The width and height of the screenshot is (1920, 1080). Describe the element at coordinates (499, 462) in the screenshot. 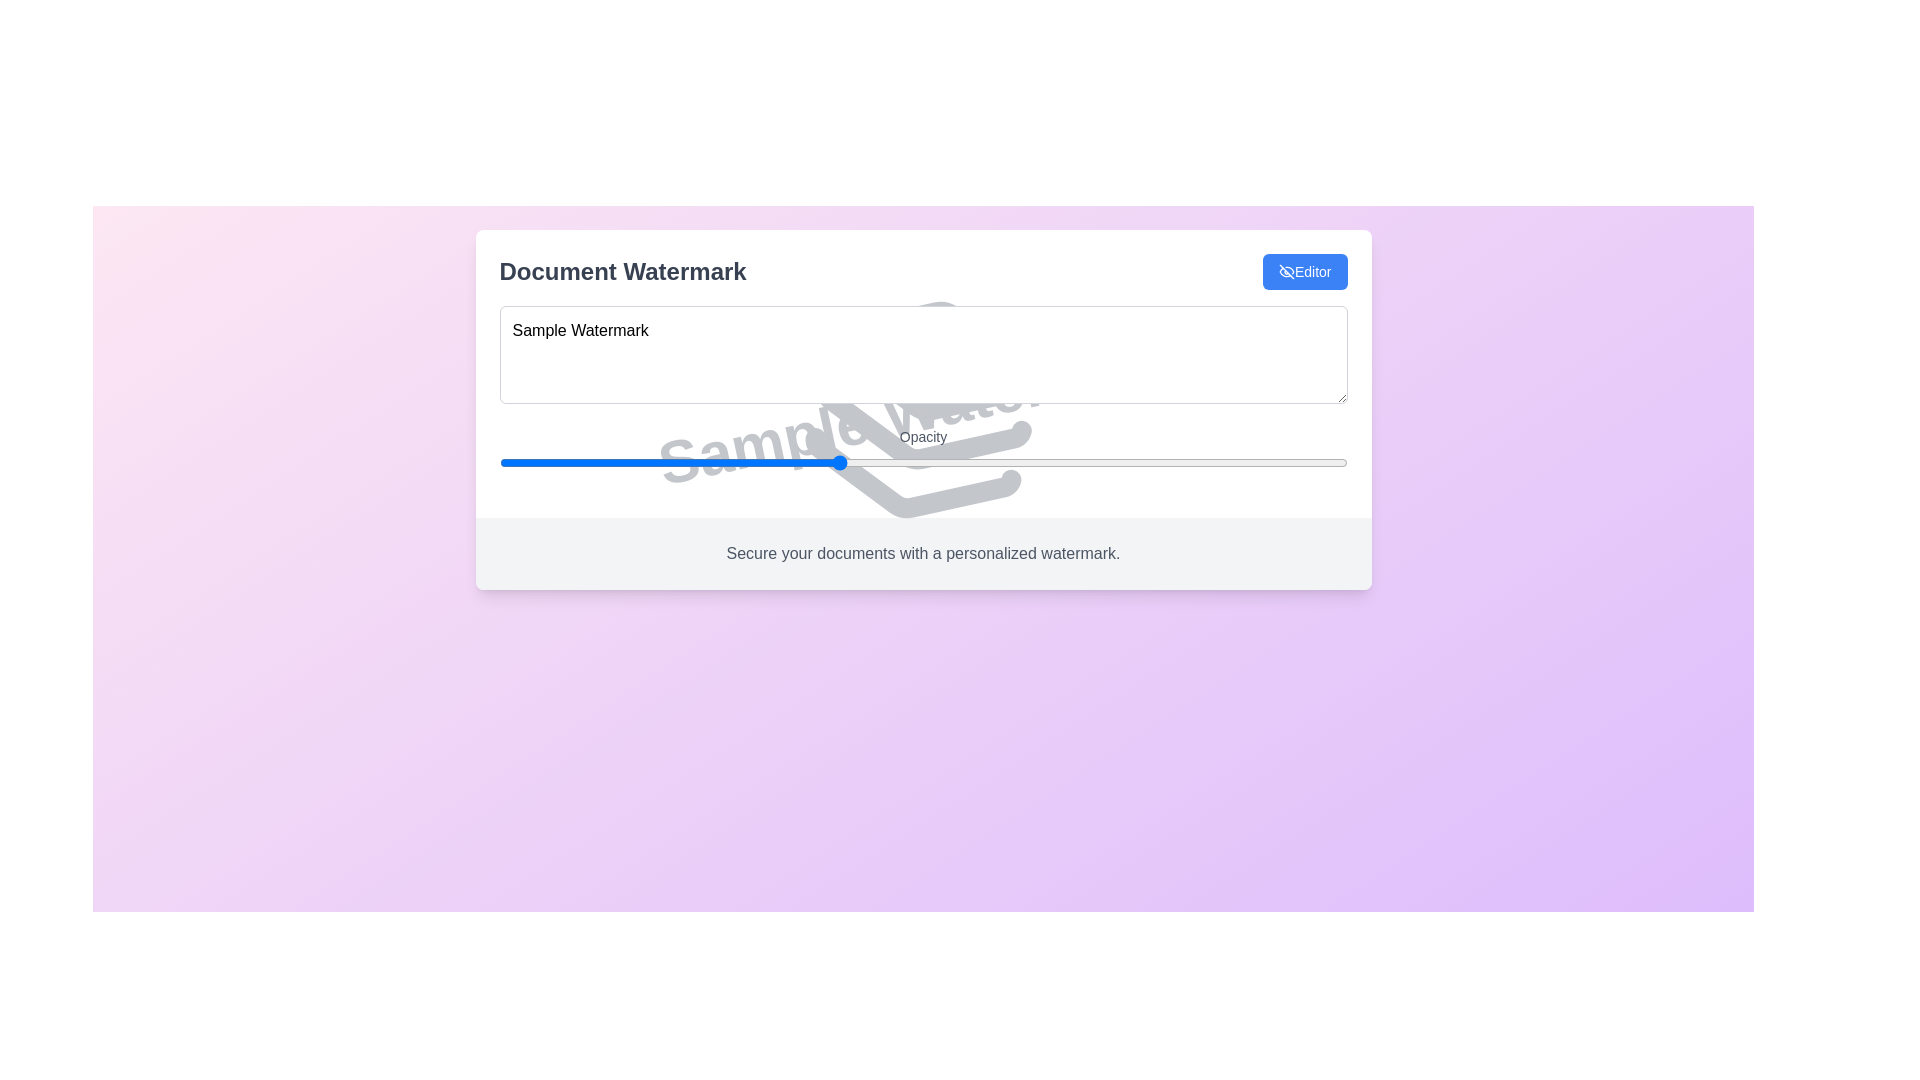

I see `opacity` at that location.